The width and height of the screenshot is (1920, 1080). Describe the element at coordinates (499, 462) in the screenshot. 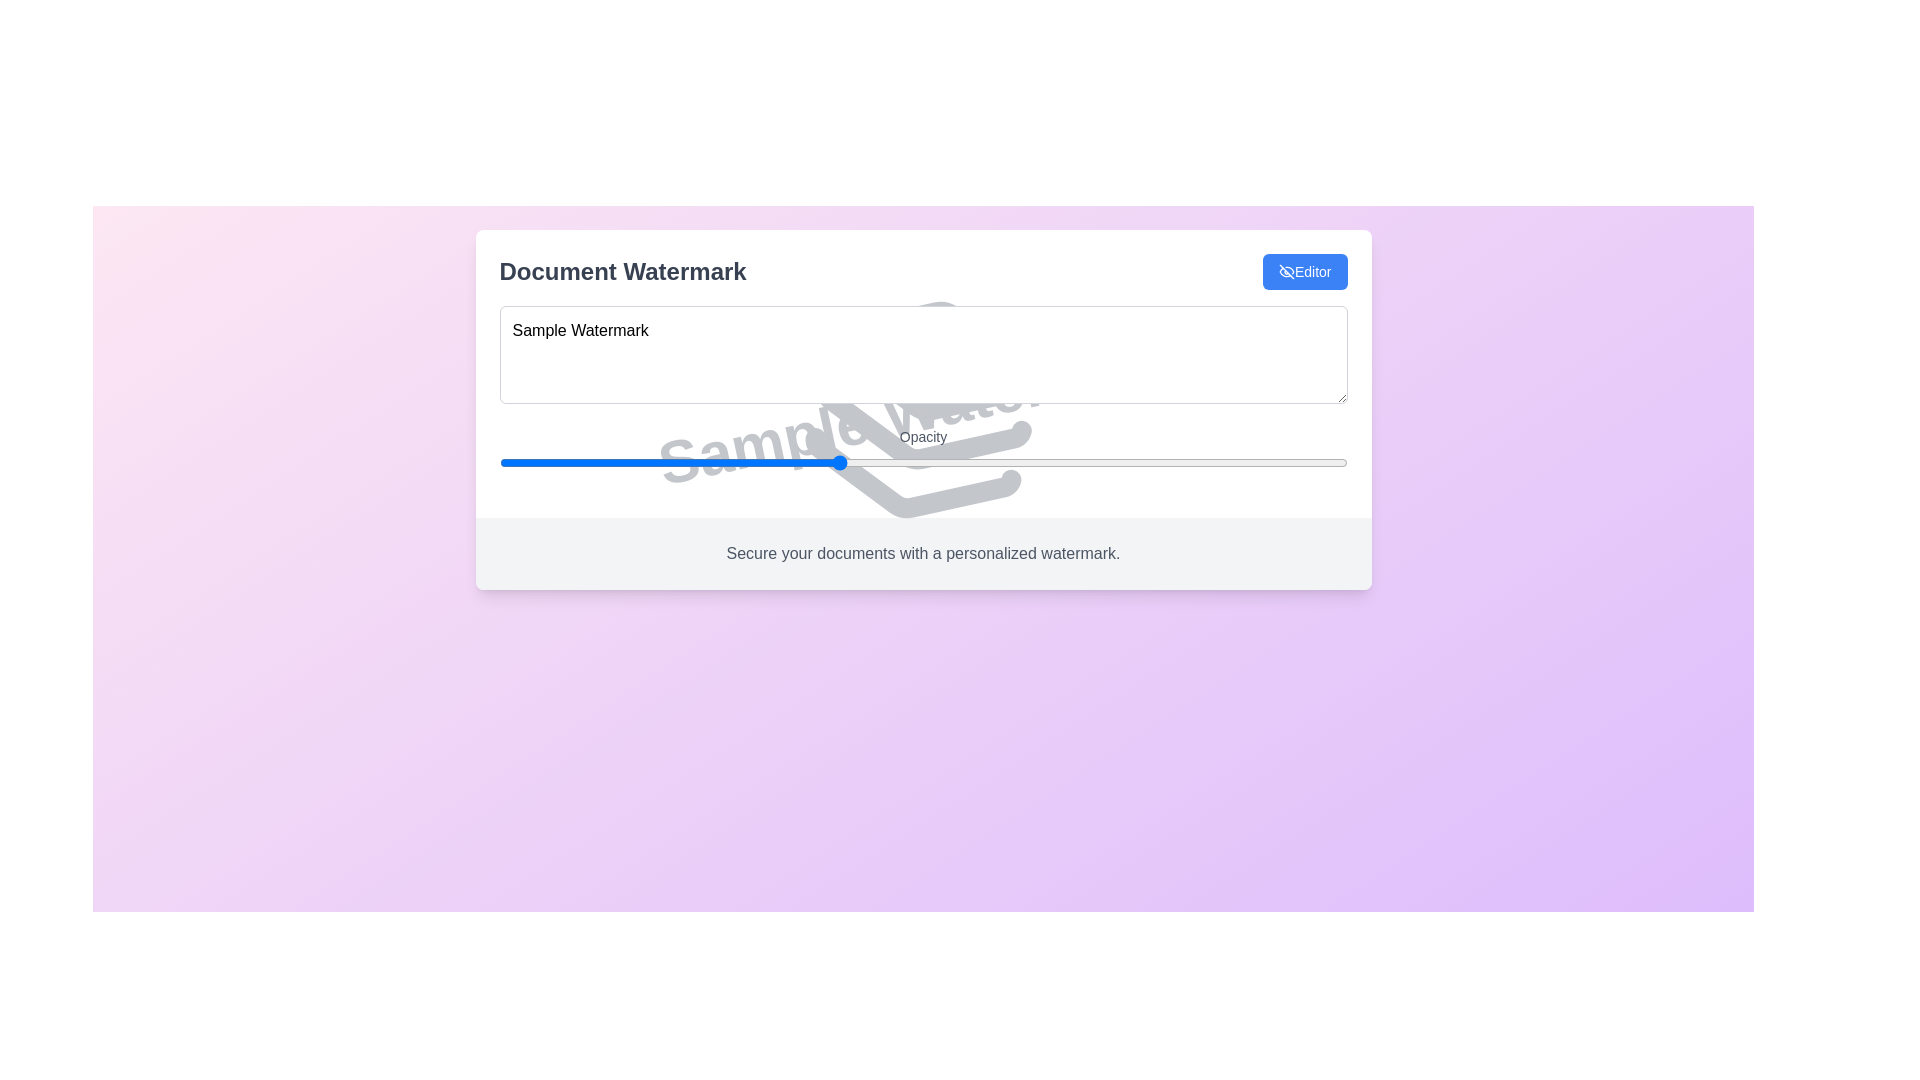

I see `opacity` at that location.